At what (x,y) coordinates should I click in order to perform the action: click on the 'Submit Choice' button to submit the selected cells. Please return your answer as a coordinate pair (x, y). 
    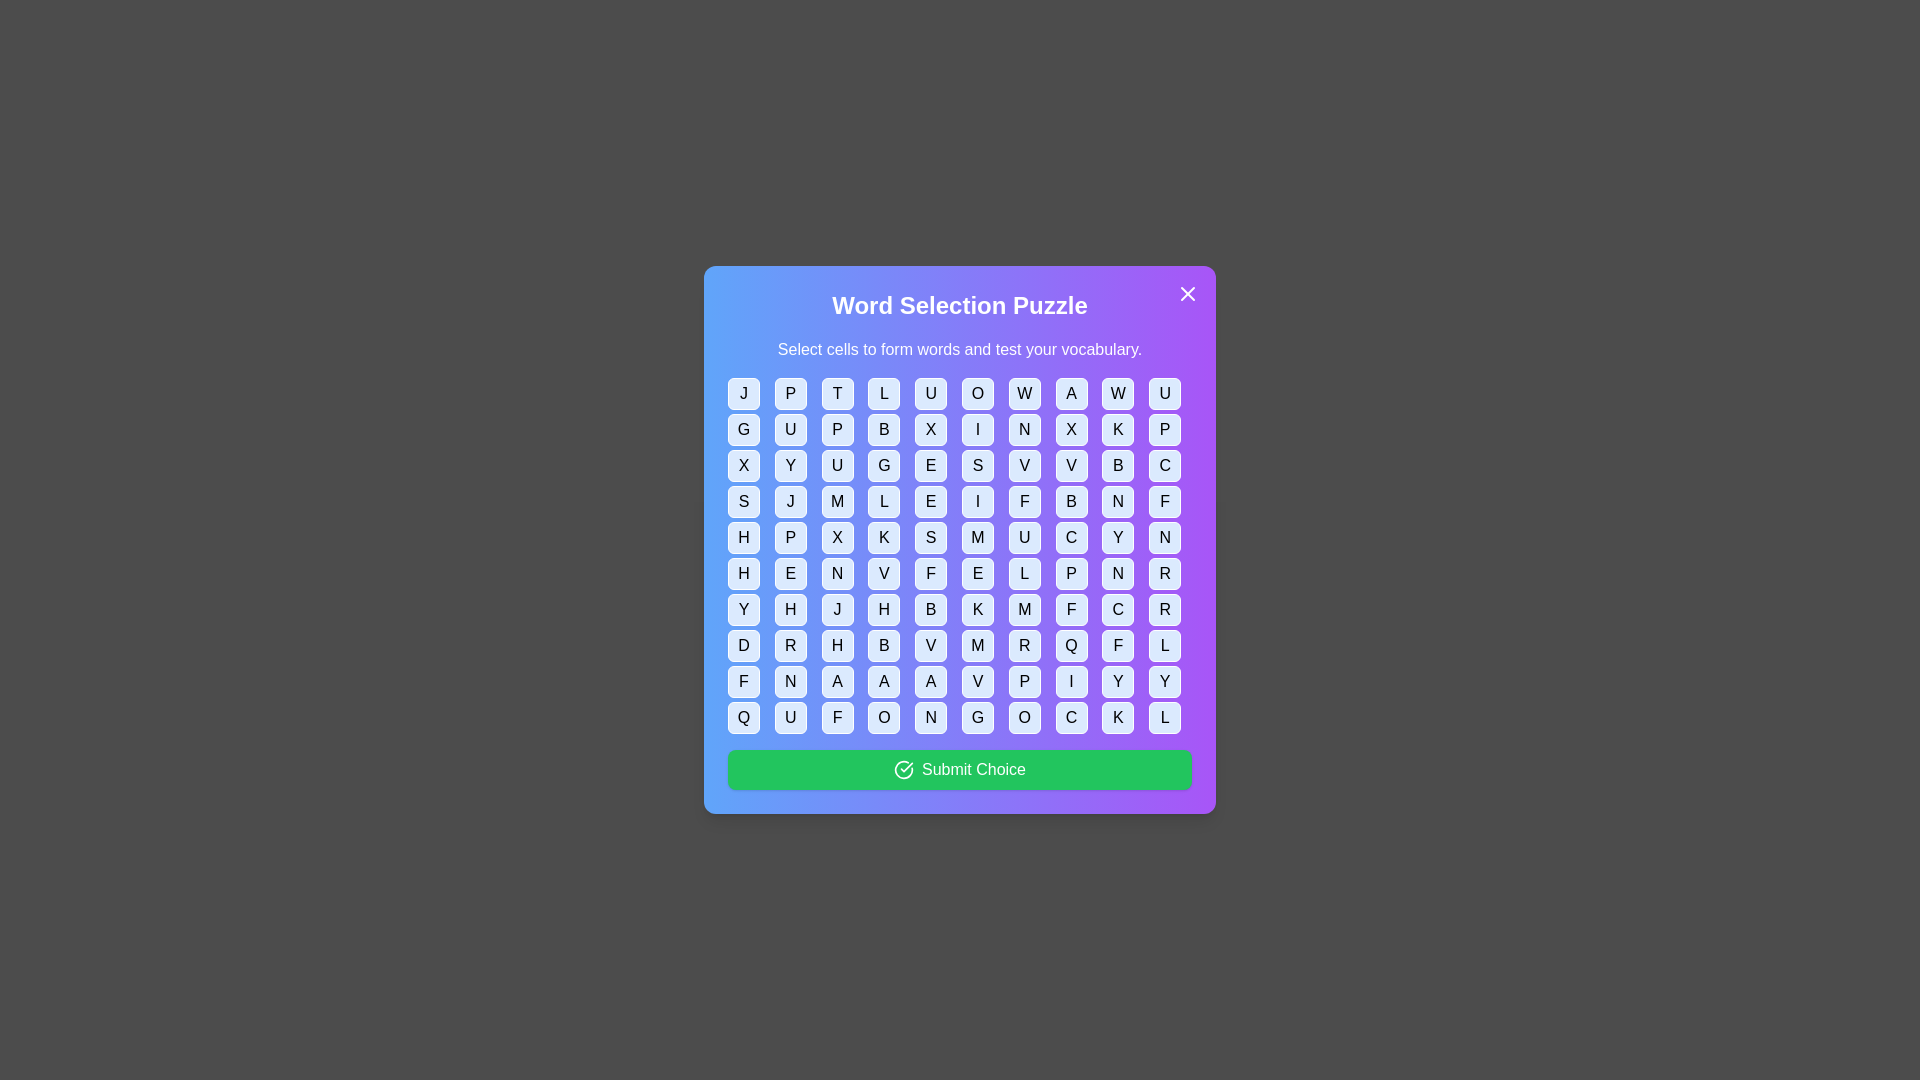
    Looking at the image, I should click on (960, 769).